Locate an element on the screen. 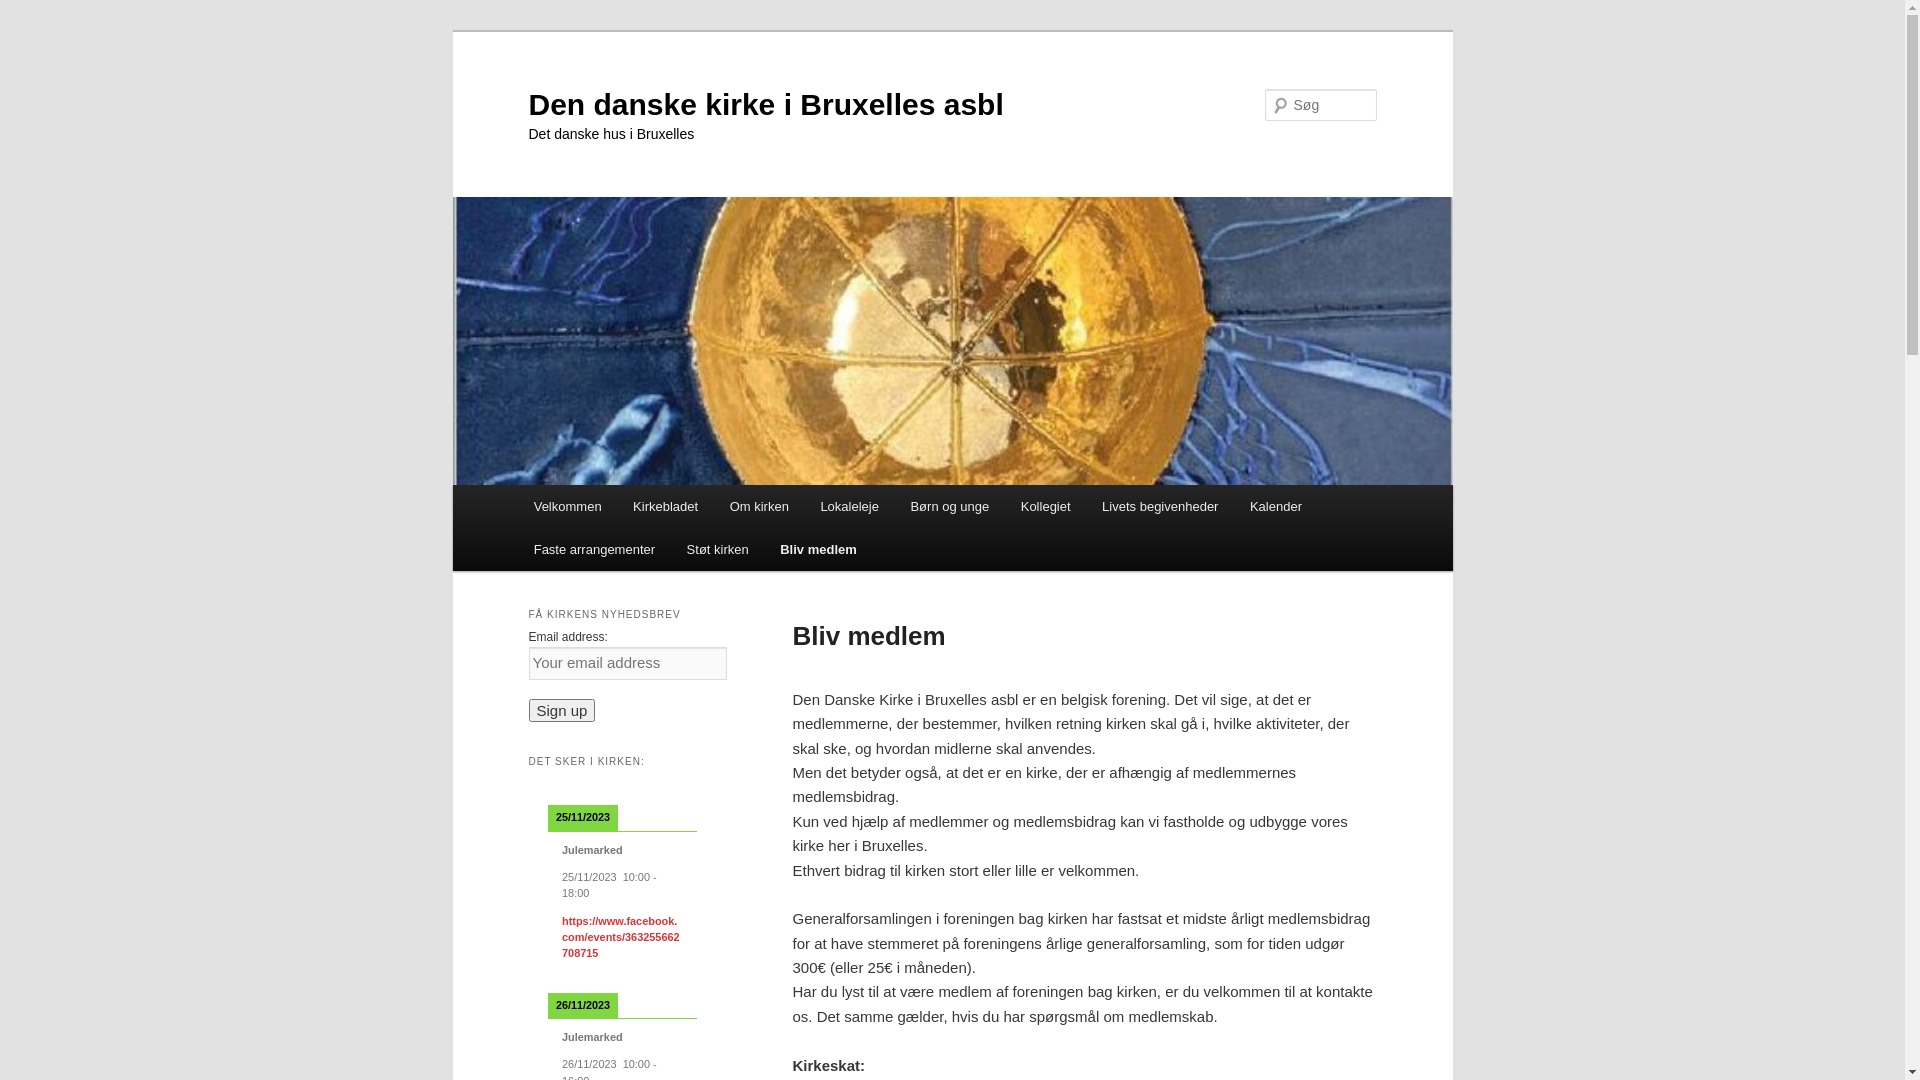  'Velkommen' is located at coordinates (566, 505).